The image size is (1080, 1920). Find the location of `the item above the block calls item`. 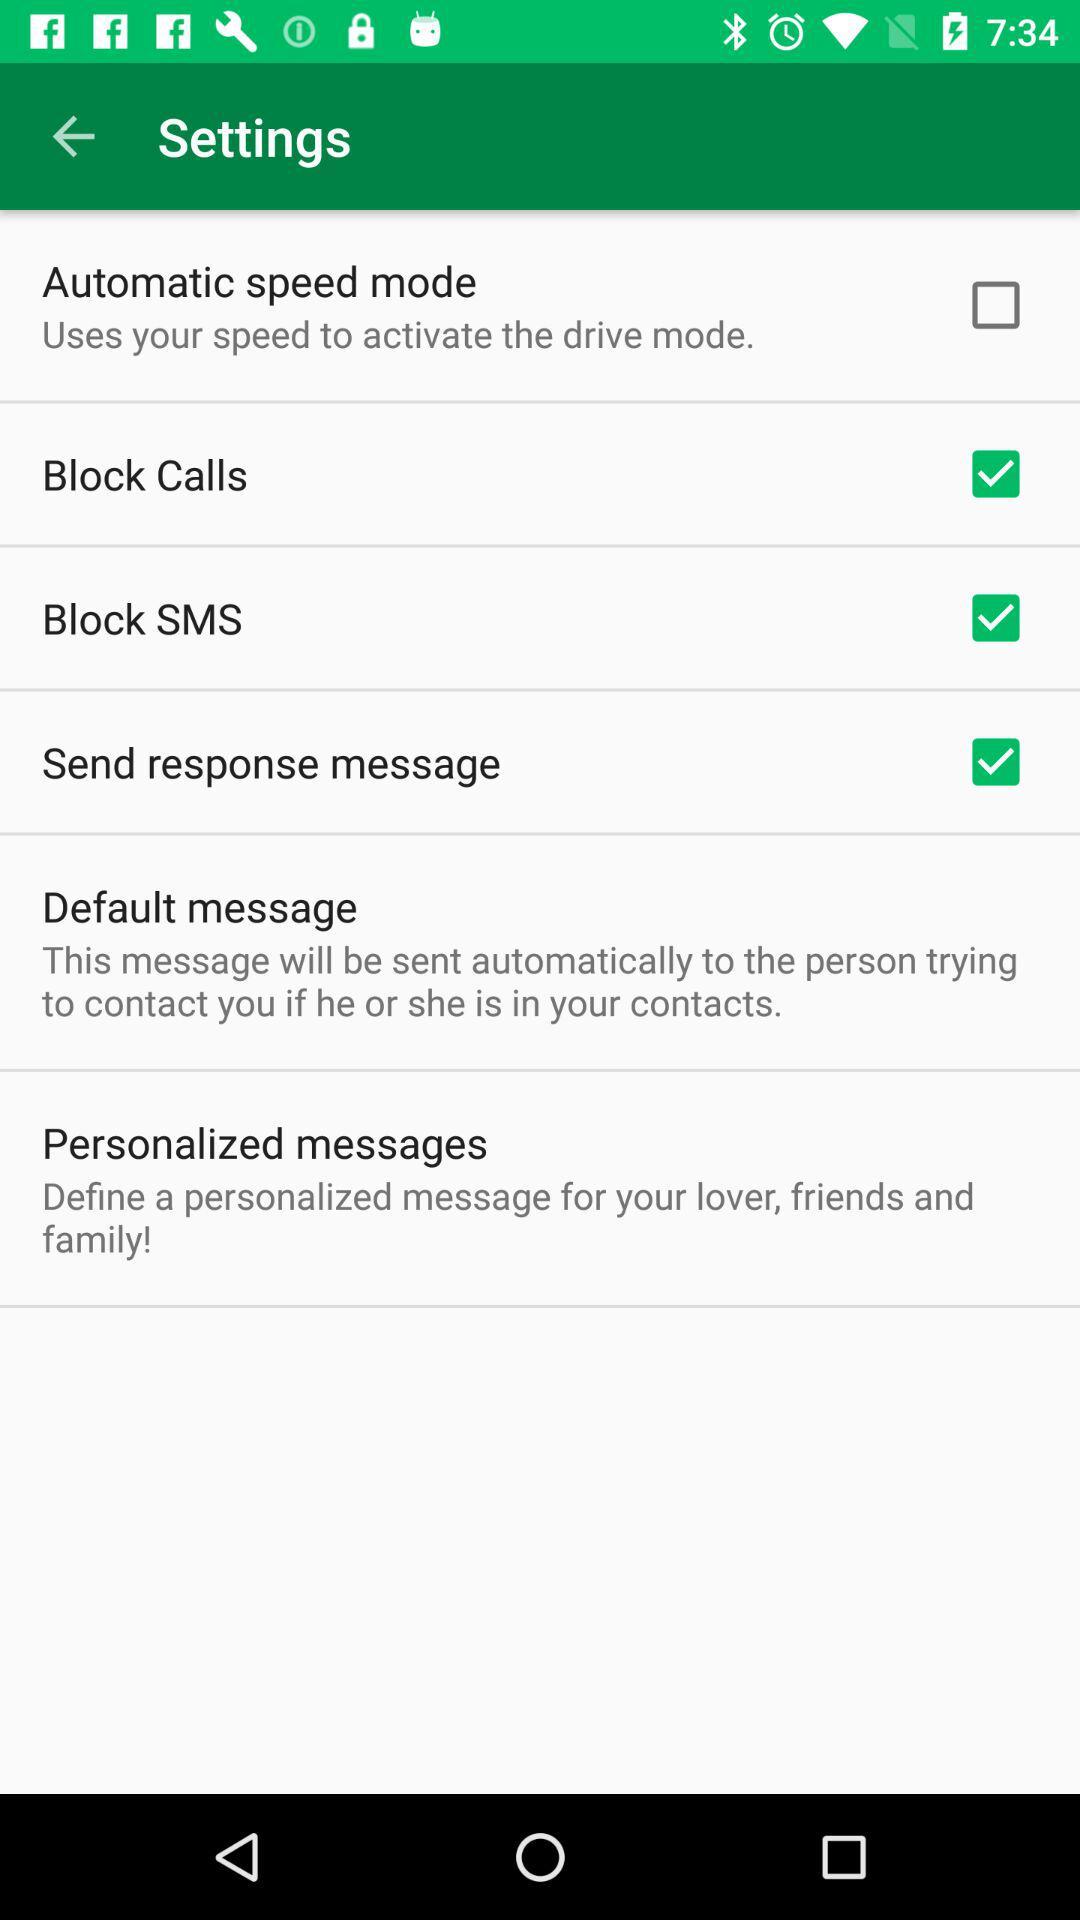

the item above the block calls item is located at coordinates (398, 333).